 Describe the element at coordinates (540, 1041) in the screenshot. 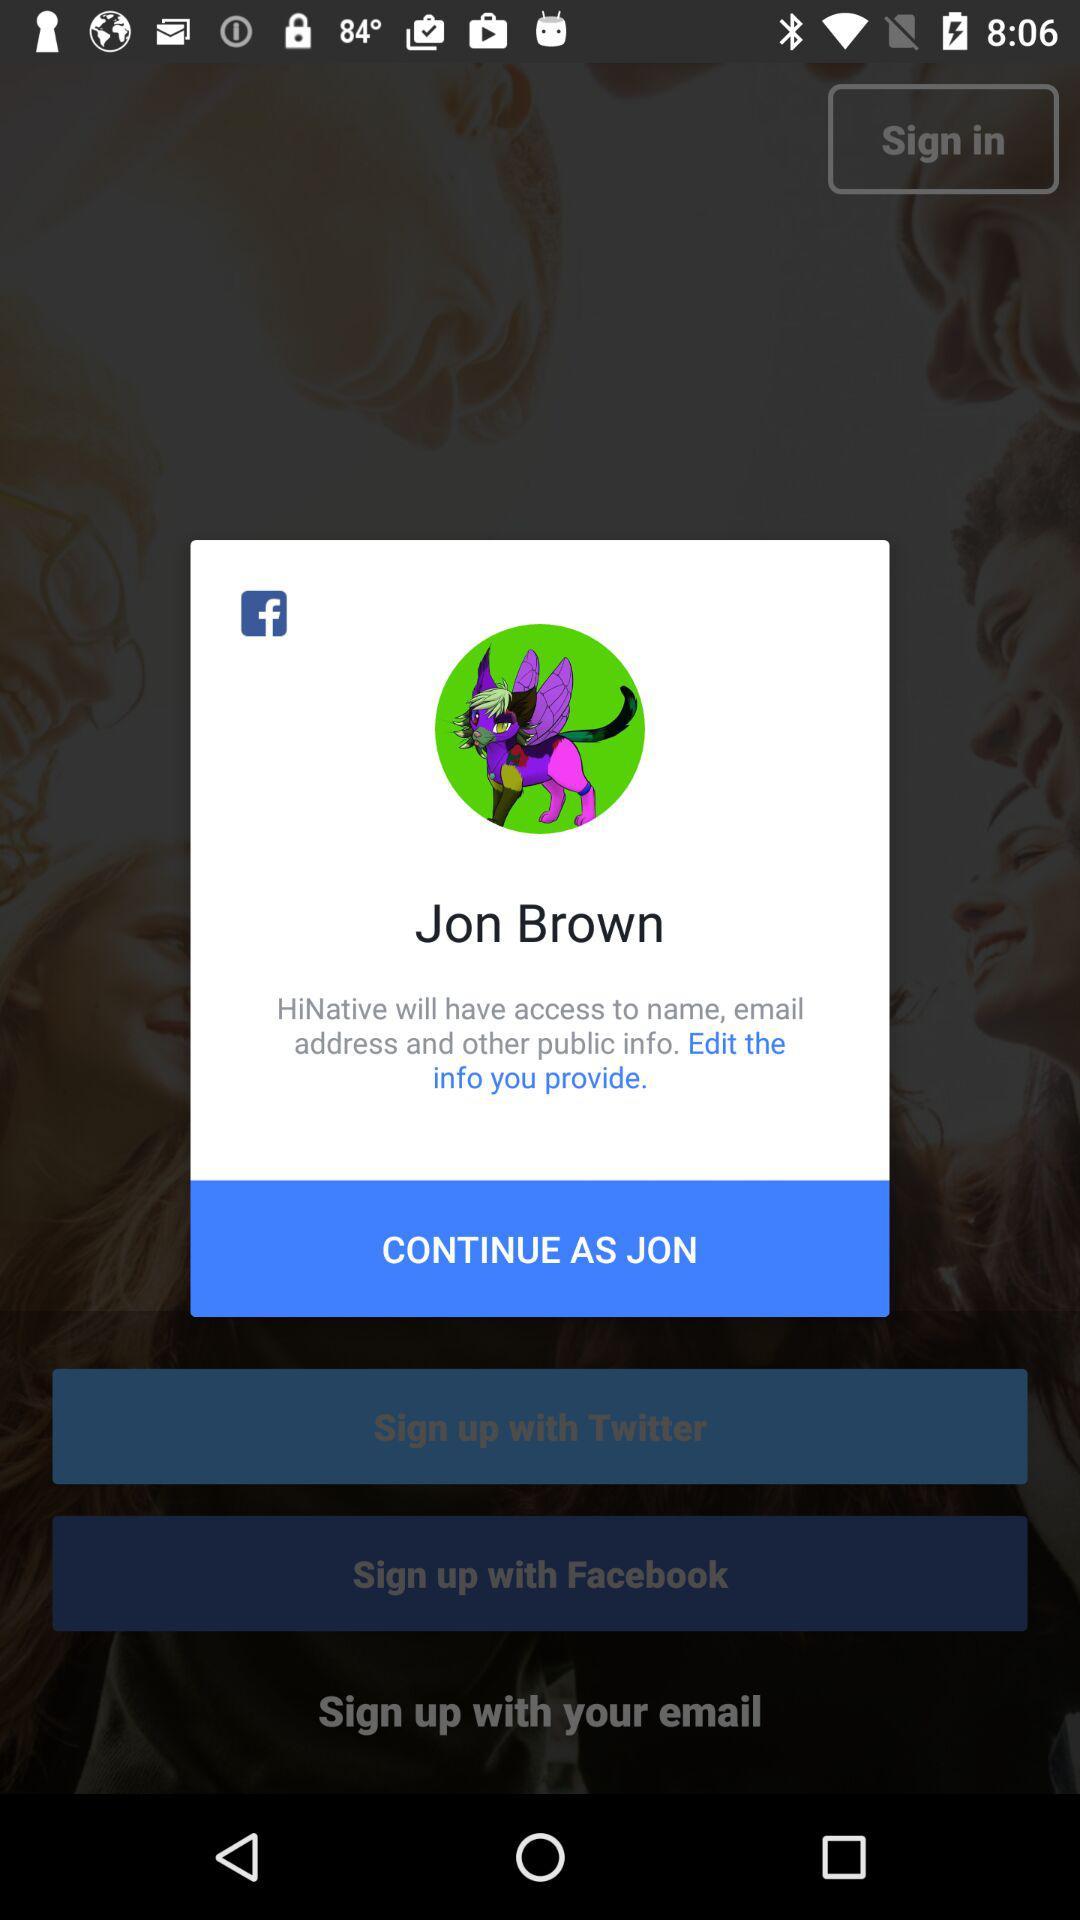

I see `the hinative will have item` at that location.